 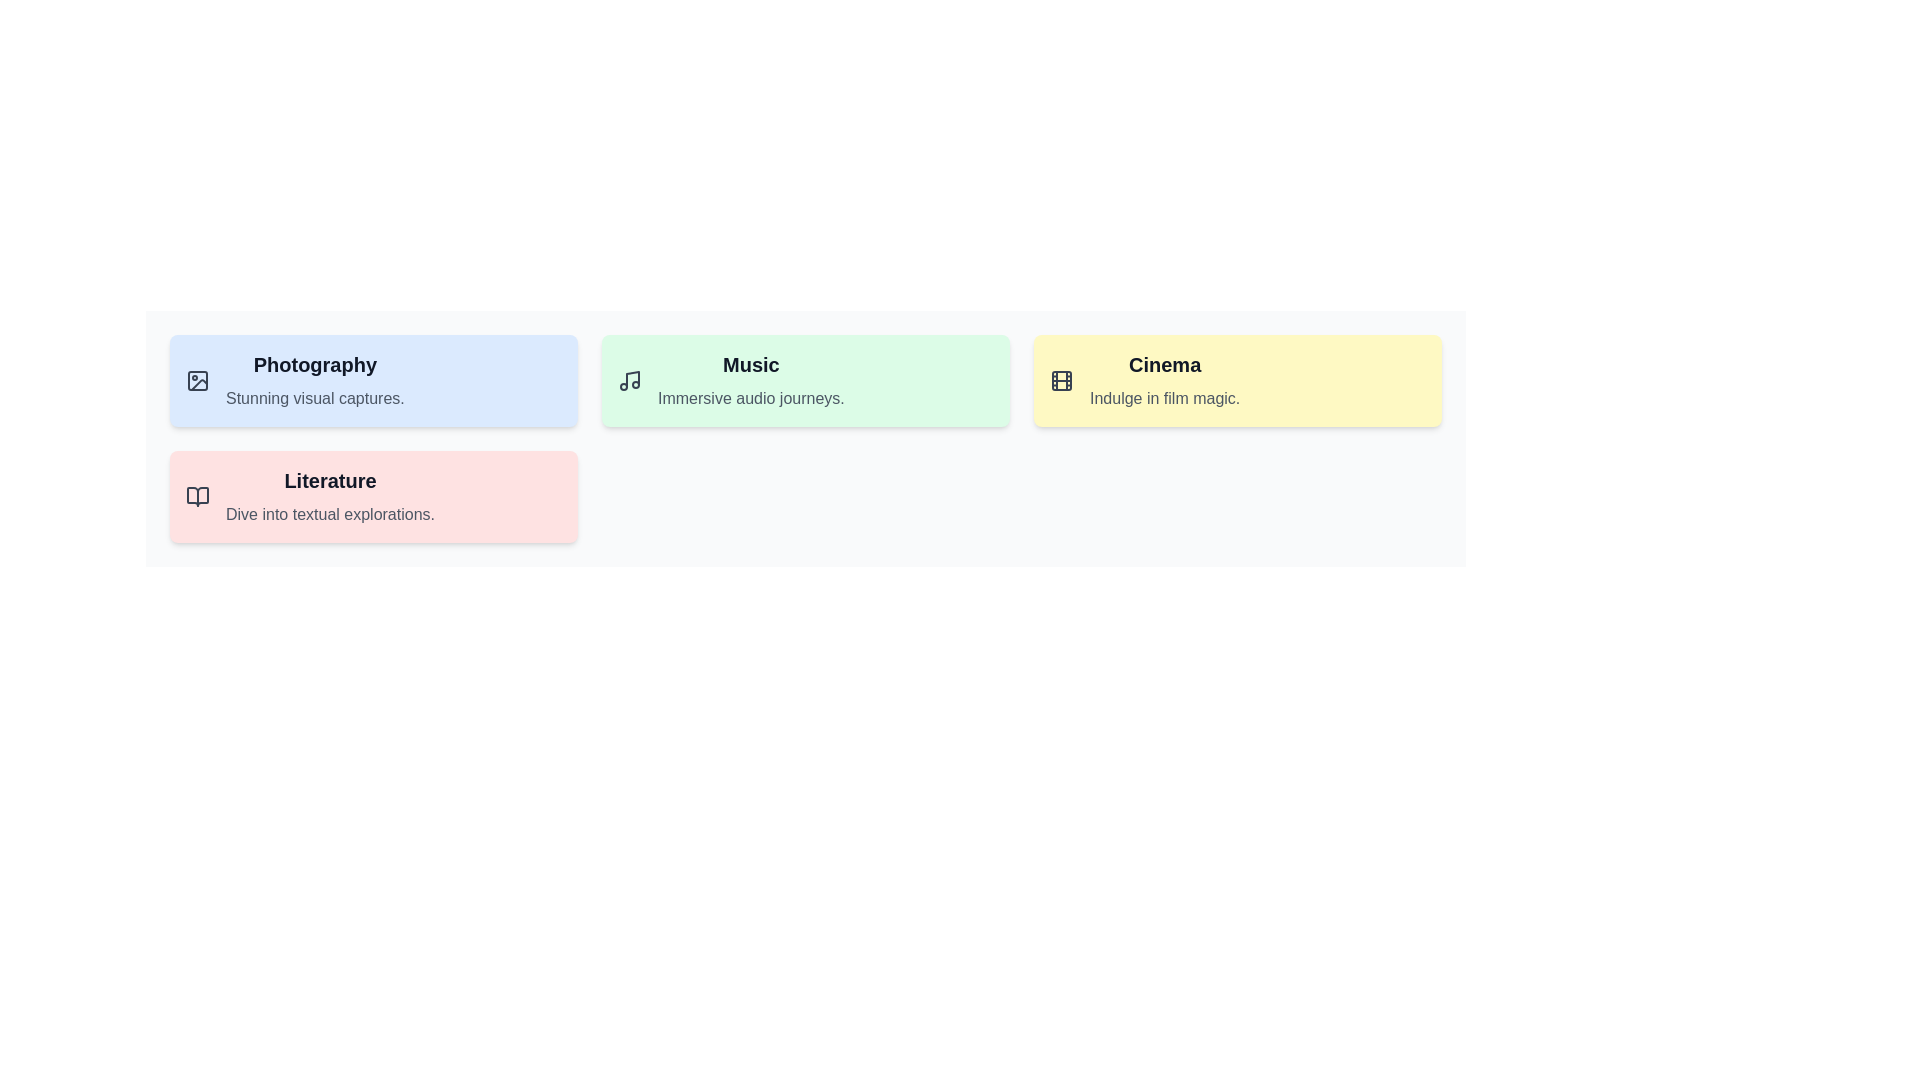 What do you see at coordinates (314, 365) in the screenshot?
I see `text label that says 'Photography', which is styled with an extra-large font size, bold formatting, and black color on a light blue background, located at the top-left corner of the card` at bounding box center [314, 365].